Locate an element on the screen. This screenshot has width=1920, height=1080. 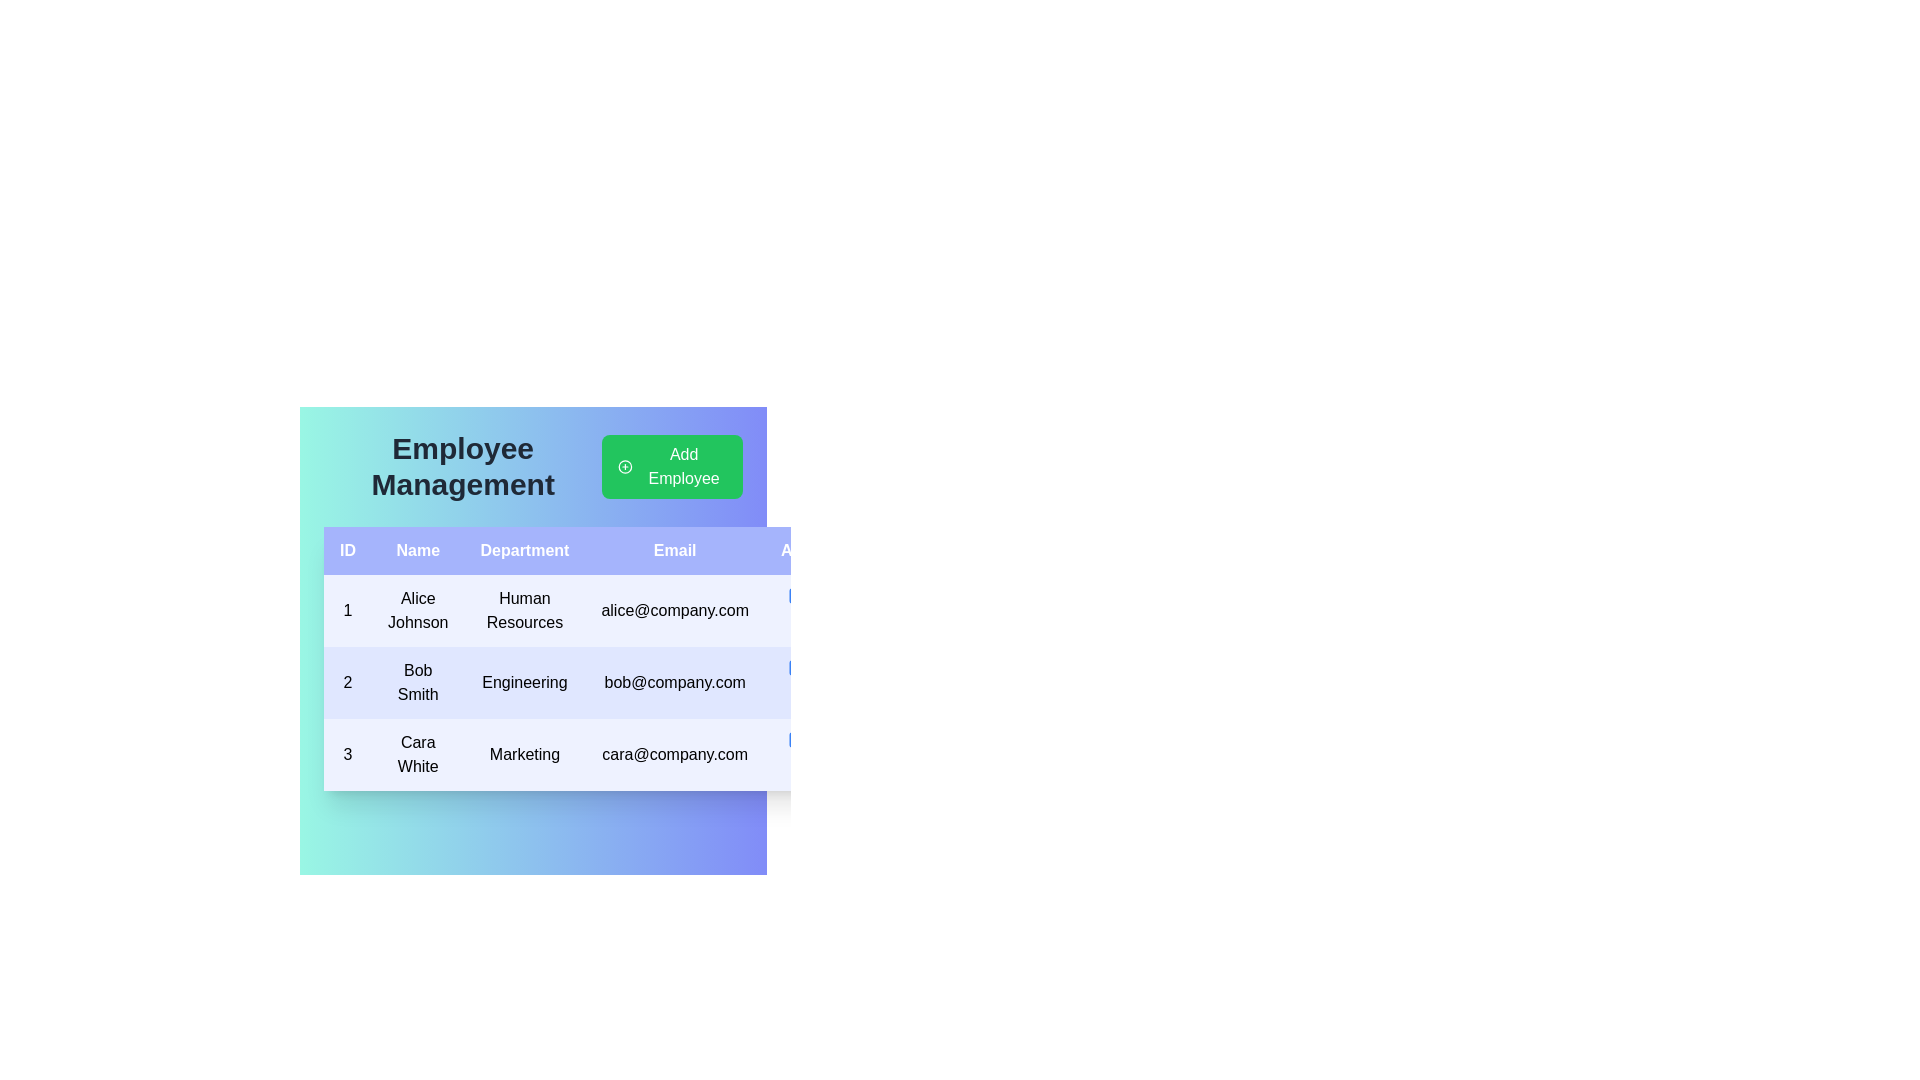
the highlighted table row displaying information for 'Alice Johnson' in the Employee Management section is located at coordinates (588, 609).